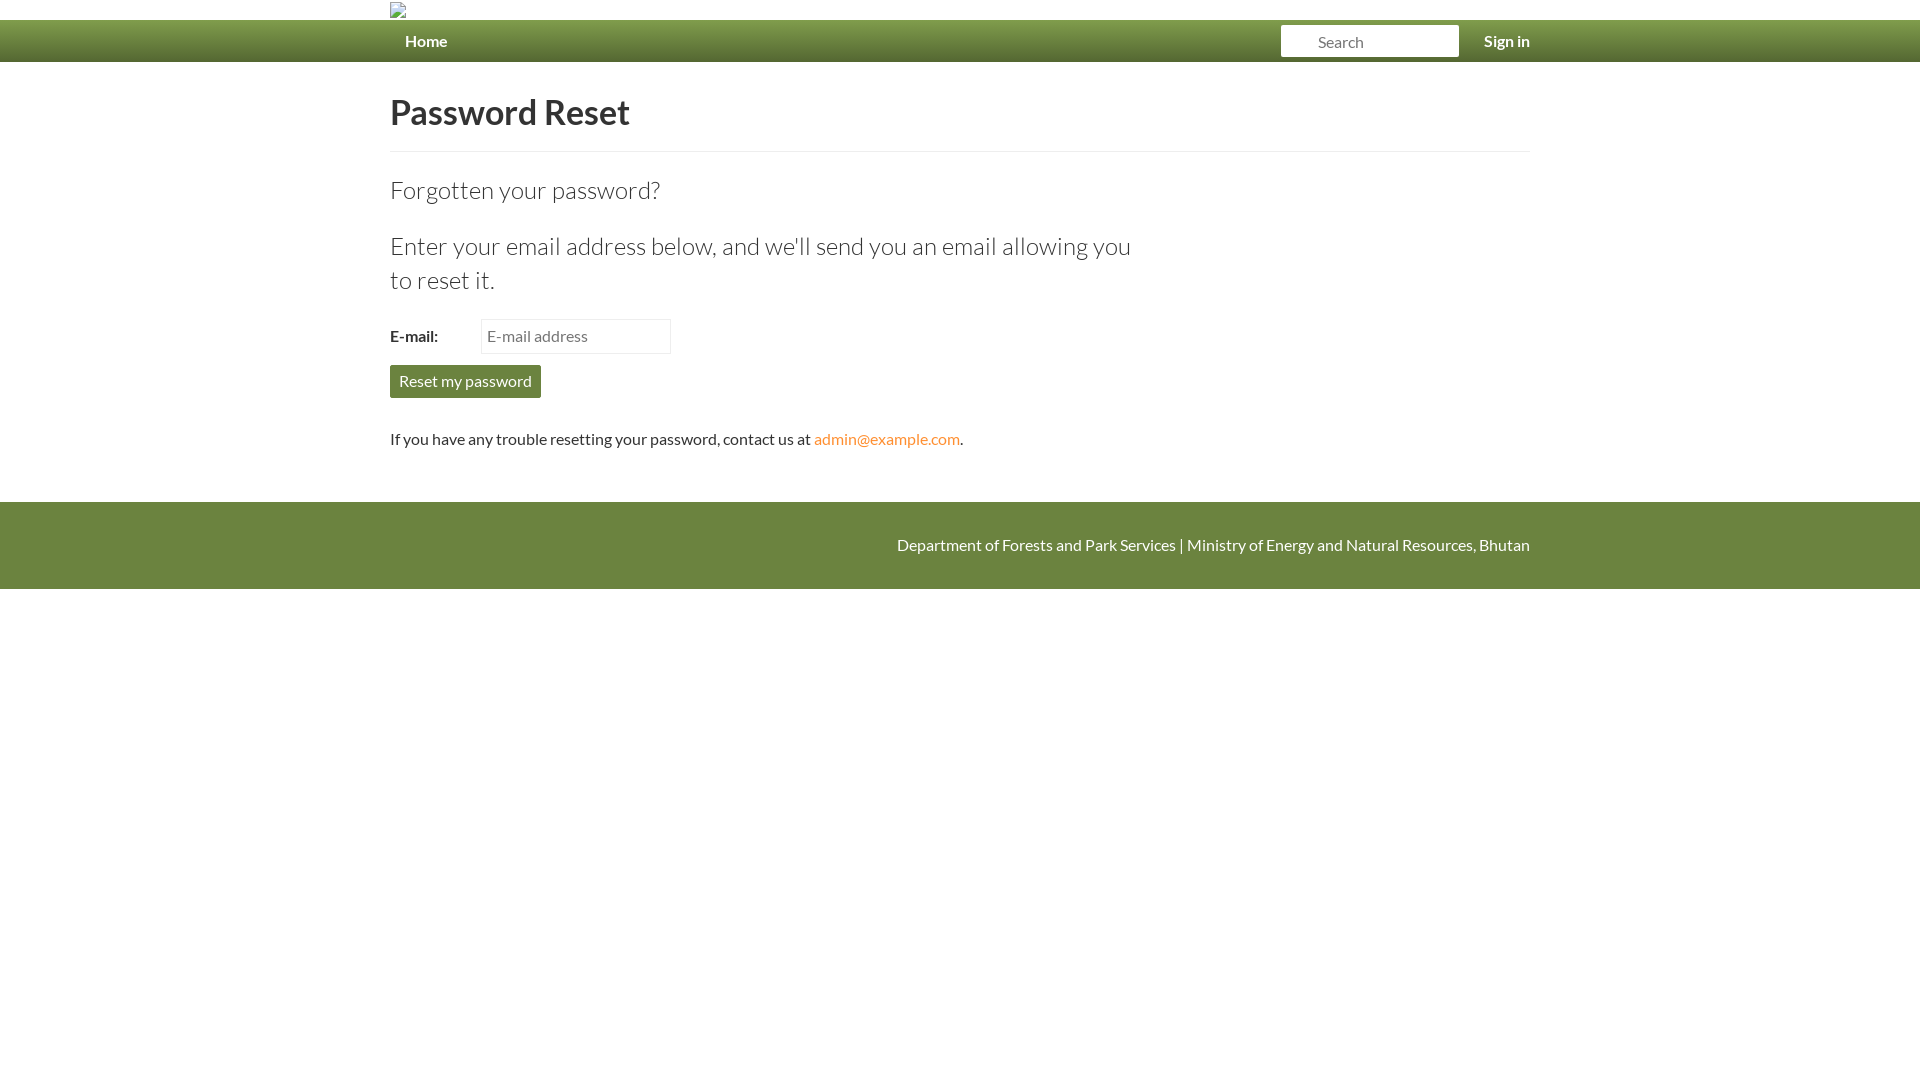  Describe the element at coordinates (425, 41) in the screenshot. I see `'Home'` at that location.